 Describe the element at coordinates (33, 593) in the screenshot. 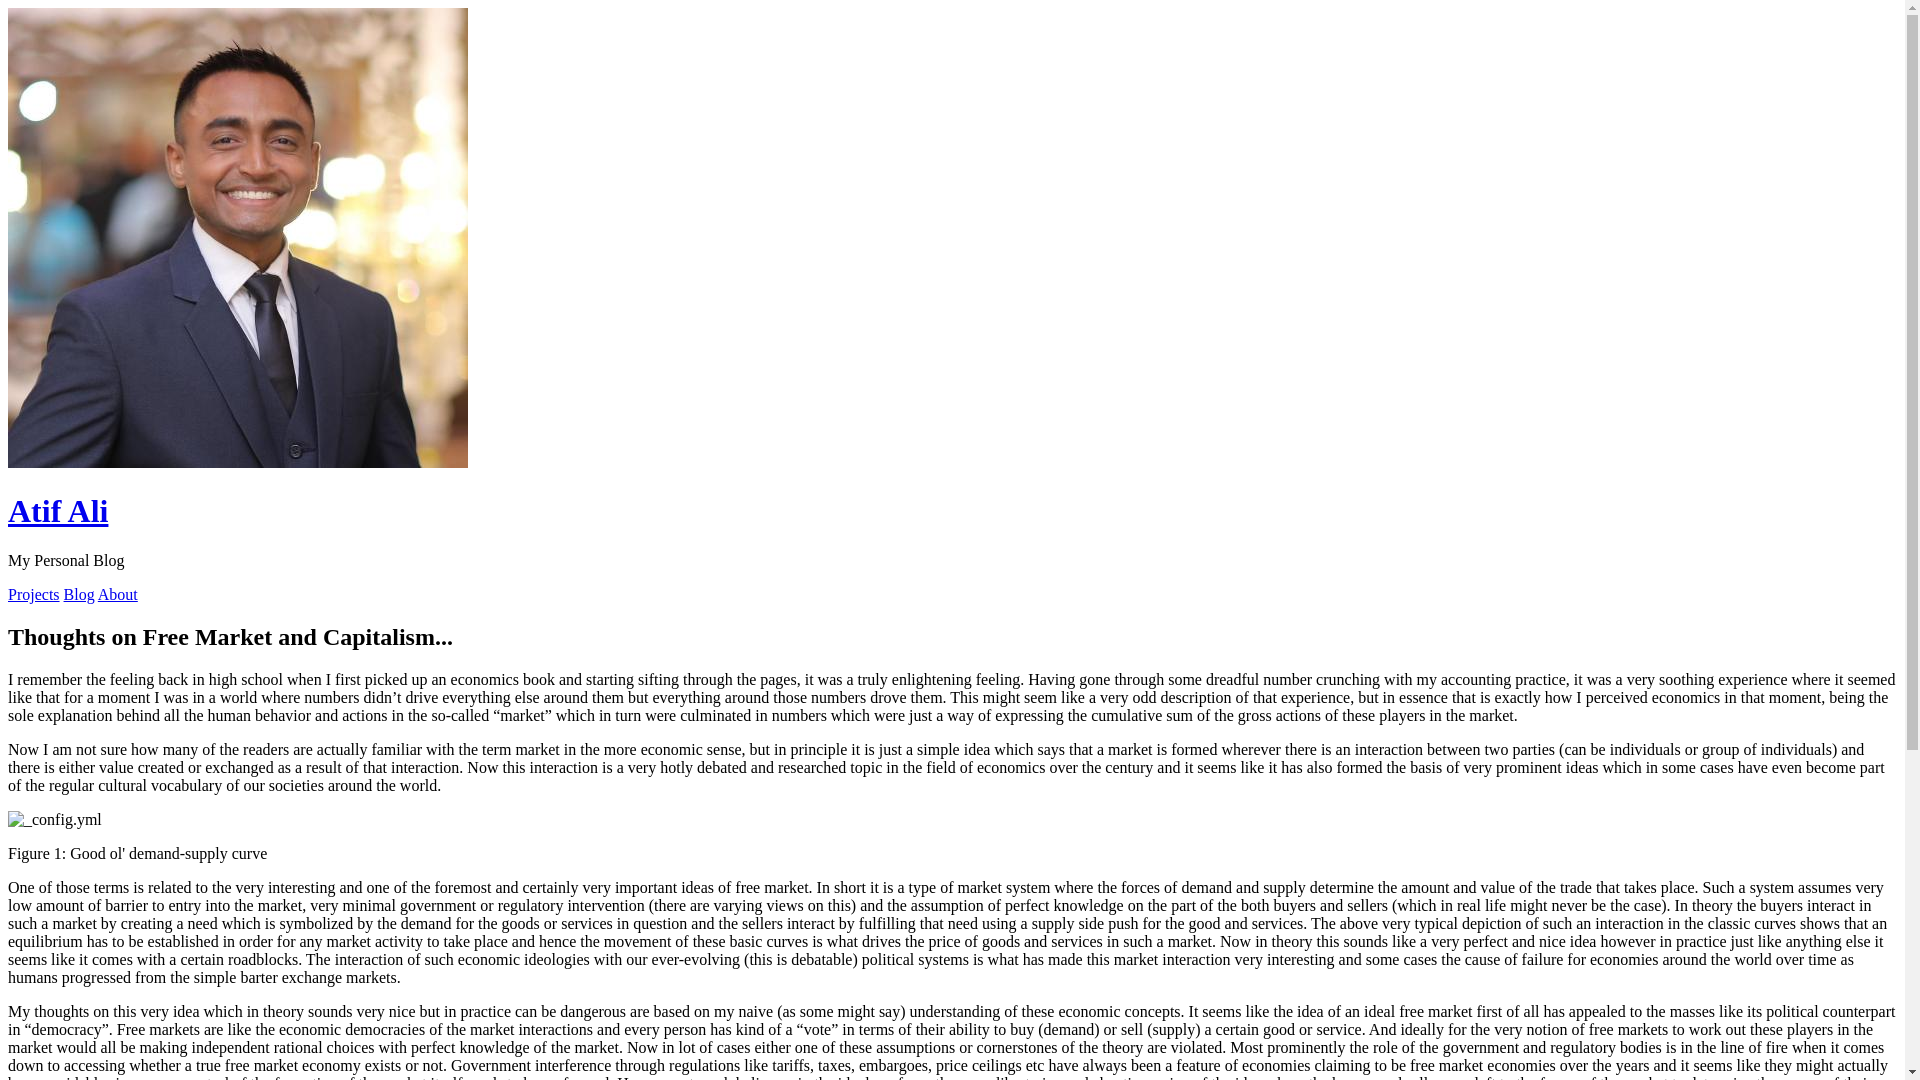

I see `'Projects'` at that location.